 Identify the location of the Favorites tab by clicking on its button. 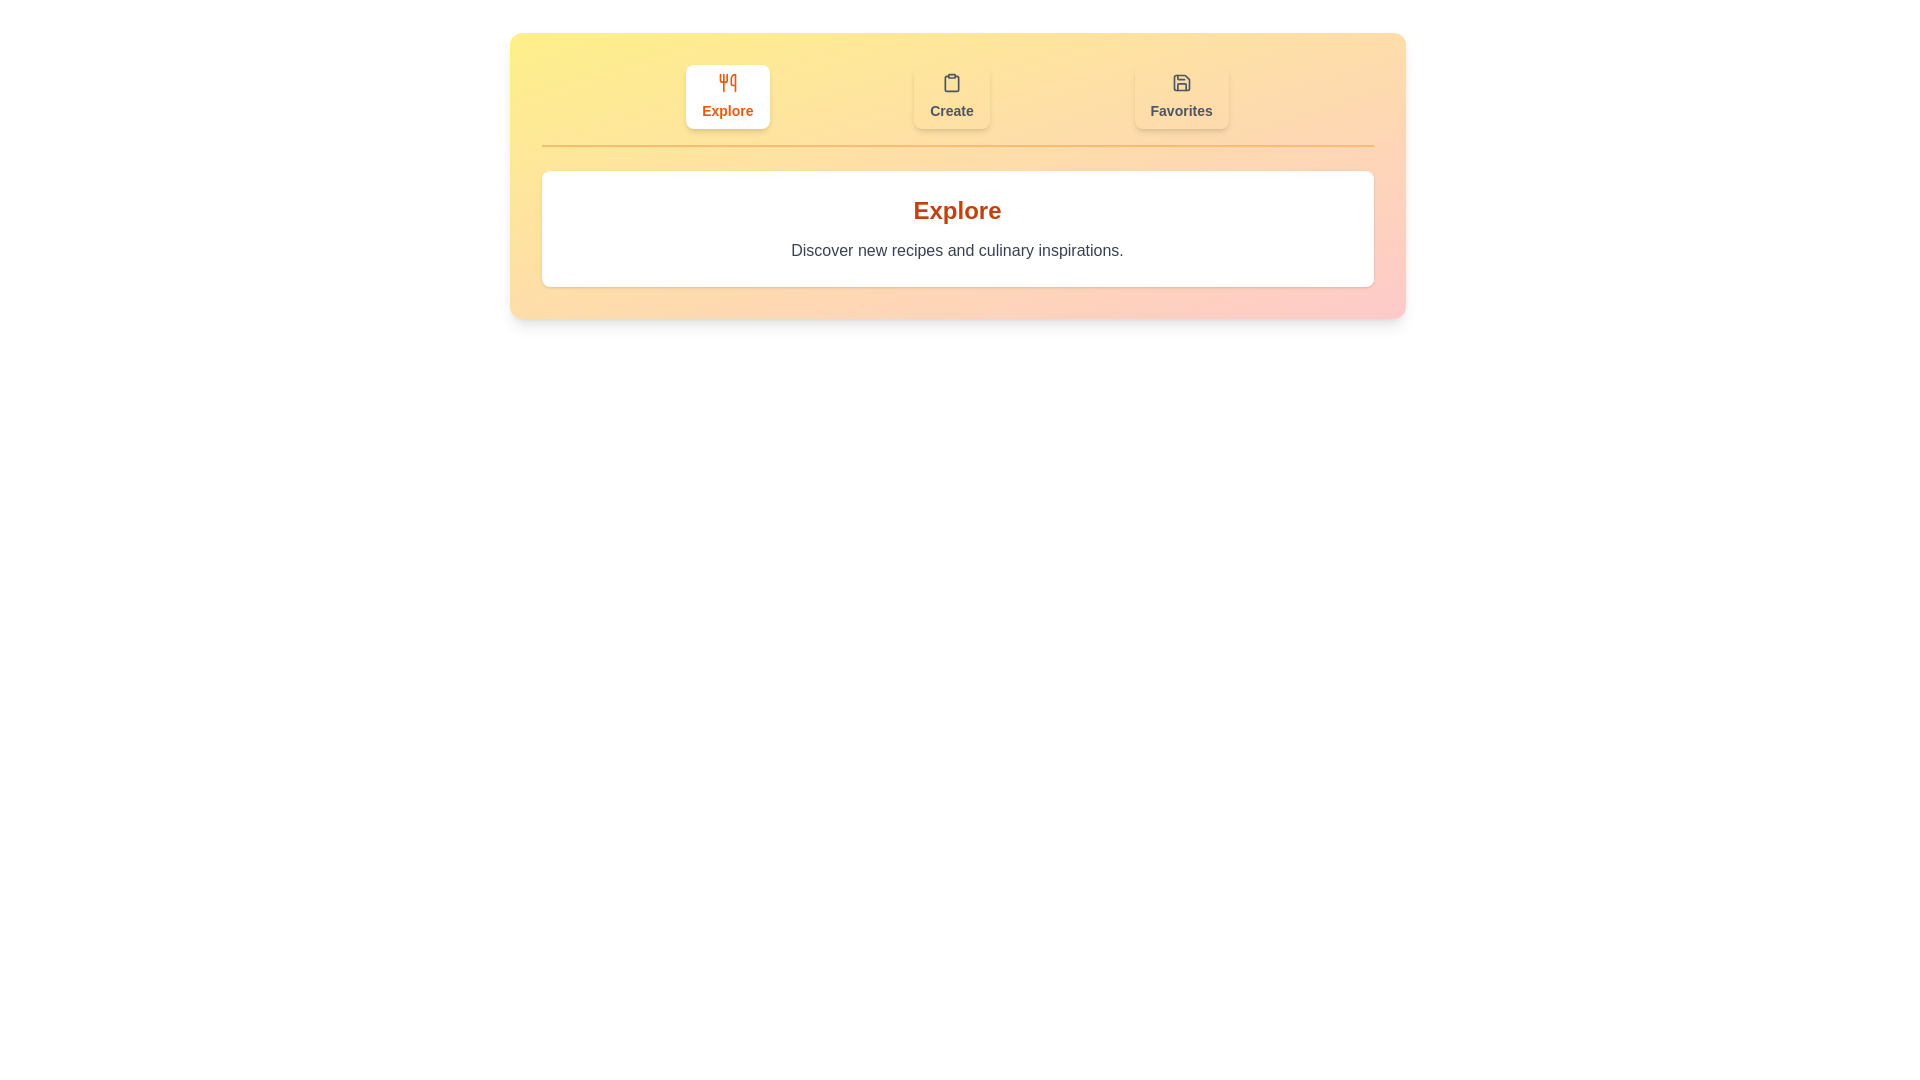
(1181, 96).